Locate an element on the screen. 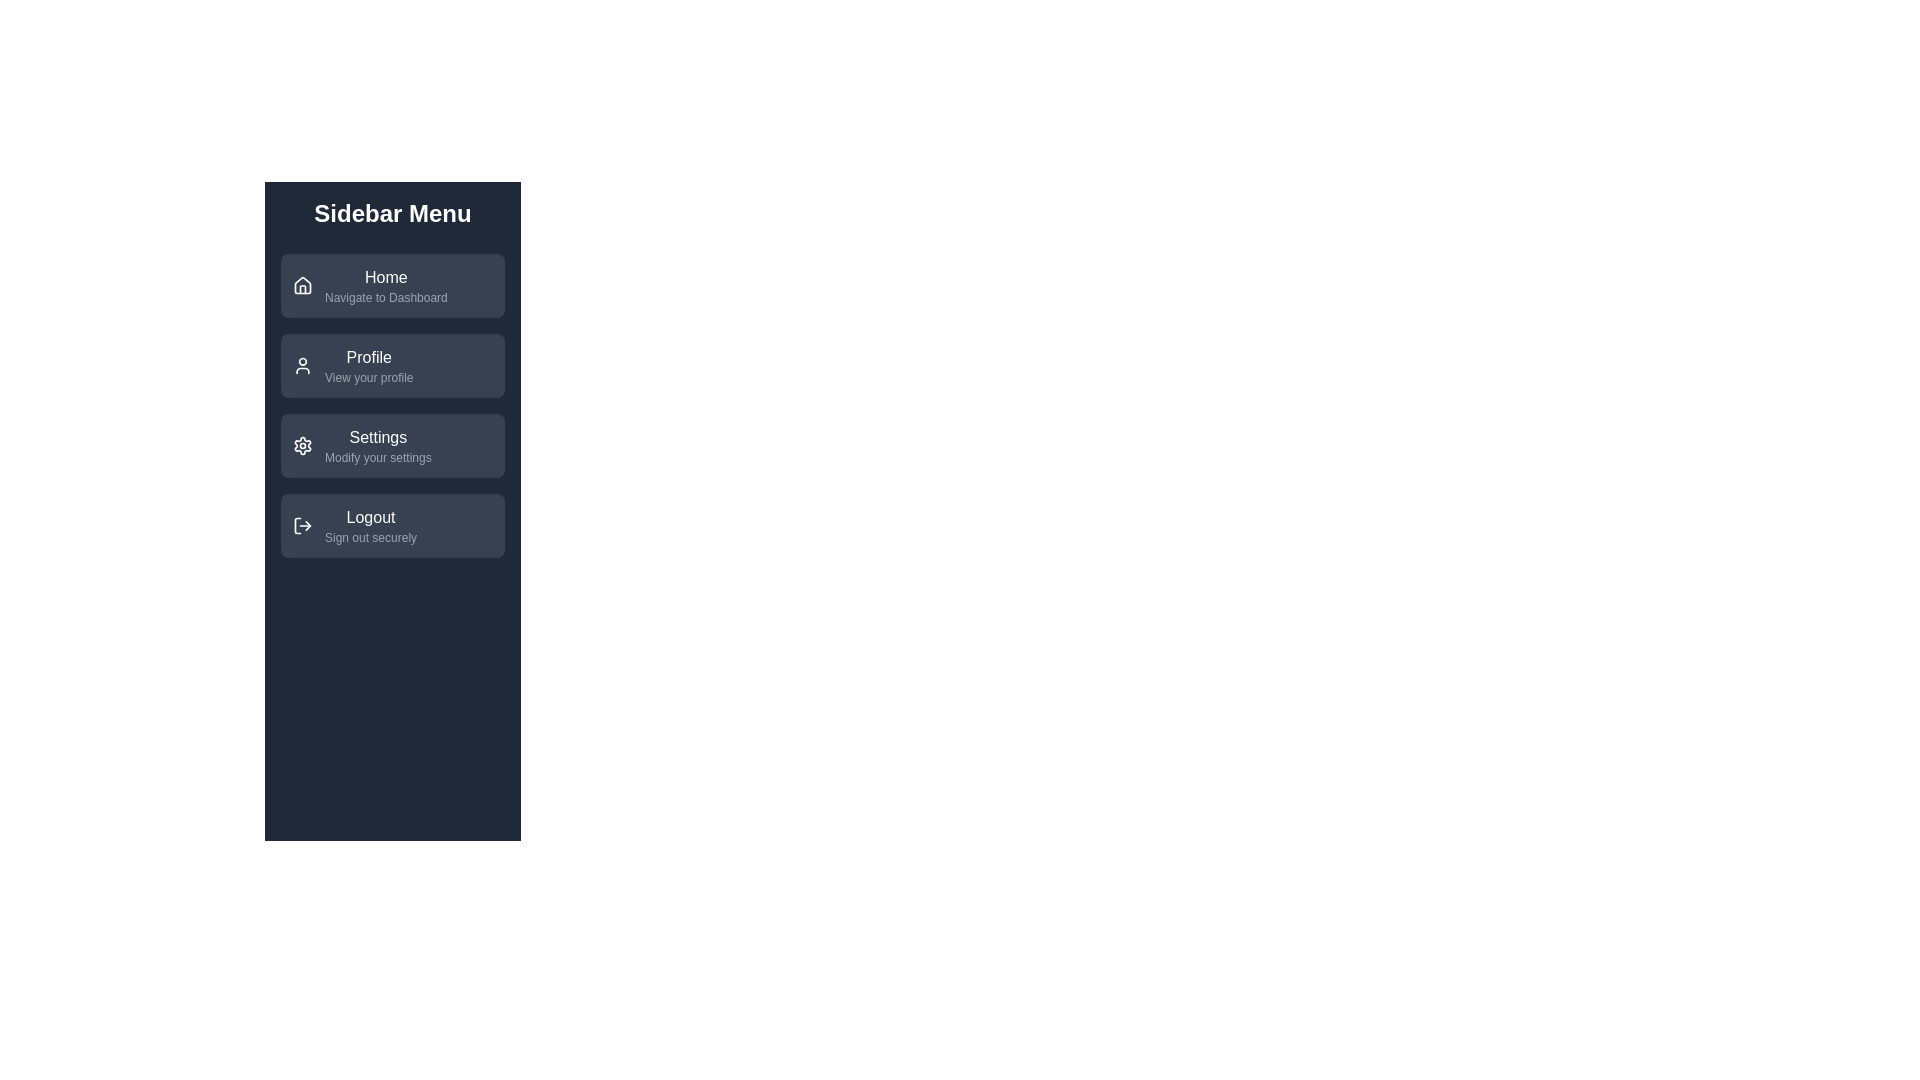  the menu item labeled Settings is located at coordinates (393, 445).